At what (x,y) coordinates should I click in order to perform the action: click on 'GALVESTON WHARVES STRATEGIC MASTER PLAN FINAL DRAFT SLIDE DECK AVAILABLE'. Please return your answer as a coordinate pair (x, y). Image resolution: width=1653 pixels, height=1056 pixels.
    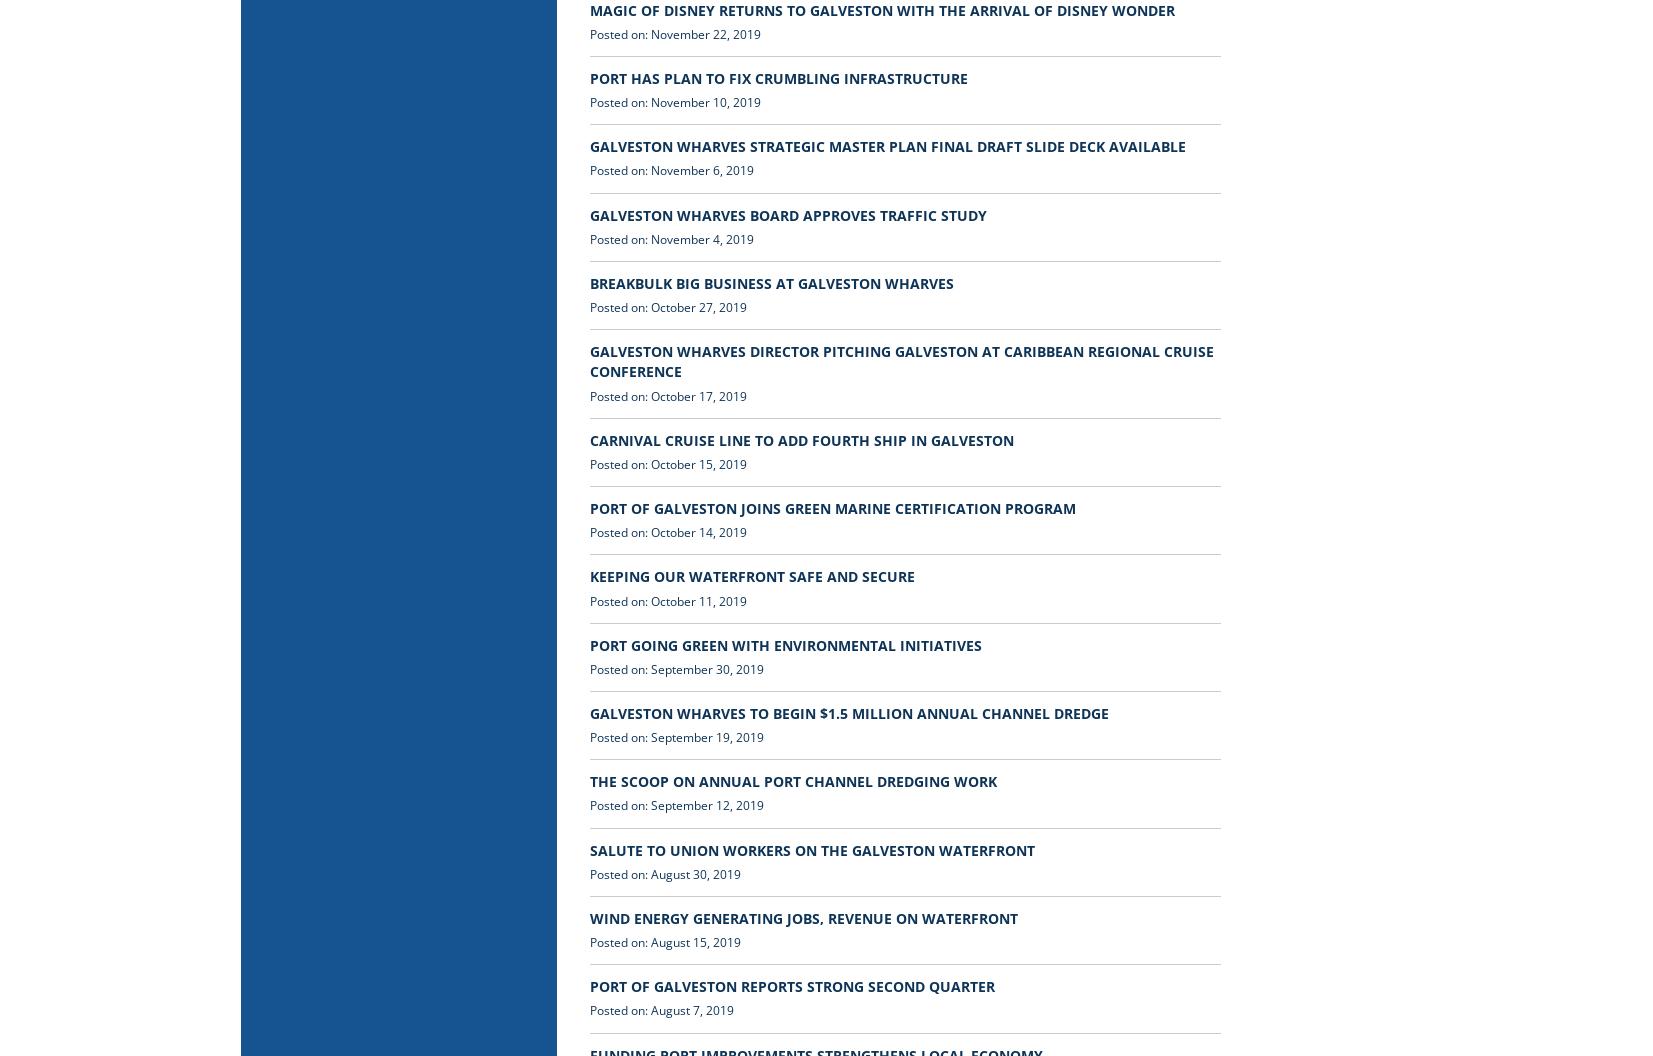
    Looking at the image, I should click on (887, 146).